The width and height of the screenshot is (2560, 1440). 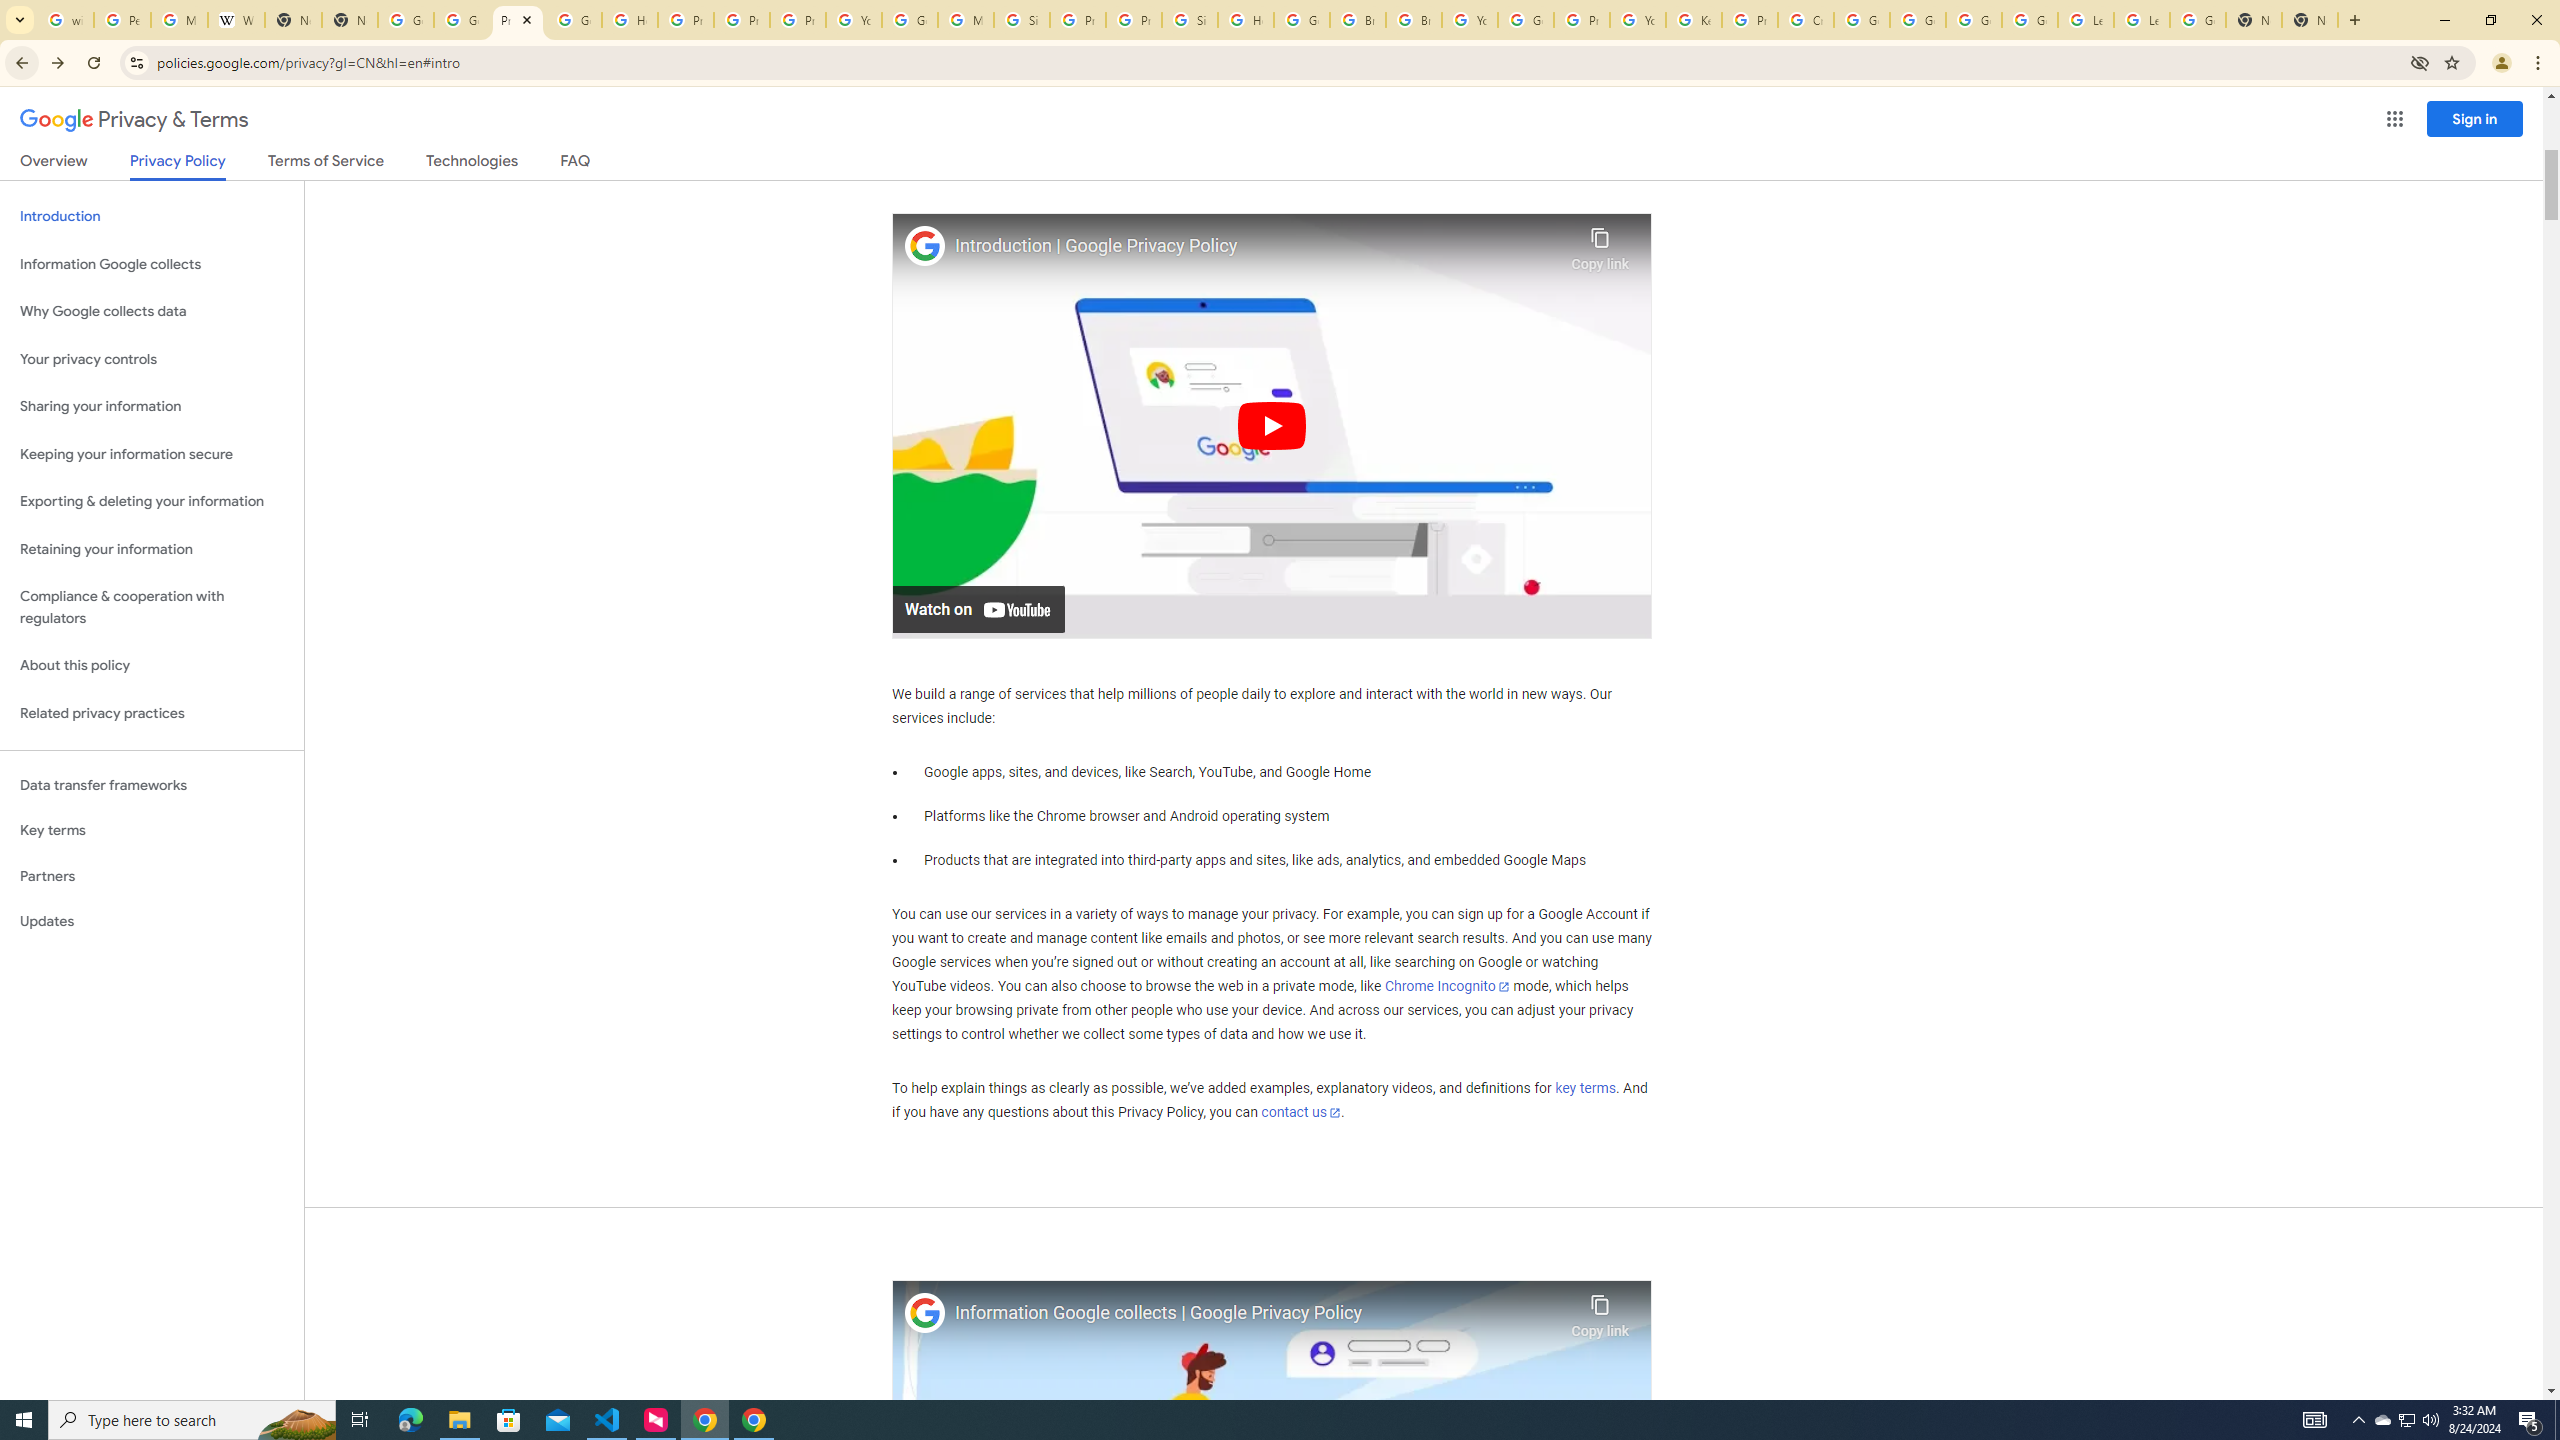 I want to click on 'Exporting & deleting your information', so click(x=151, y=501).